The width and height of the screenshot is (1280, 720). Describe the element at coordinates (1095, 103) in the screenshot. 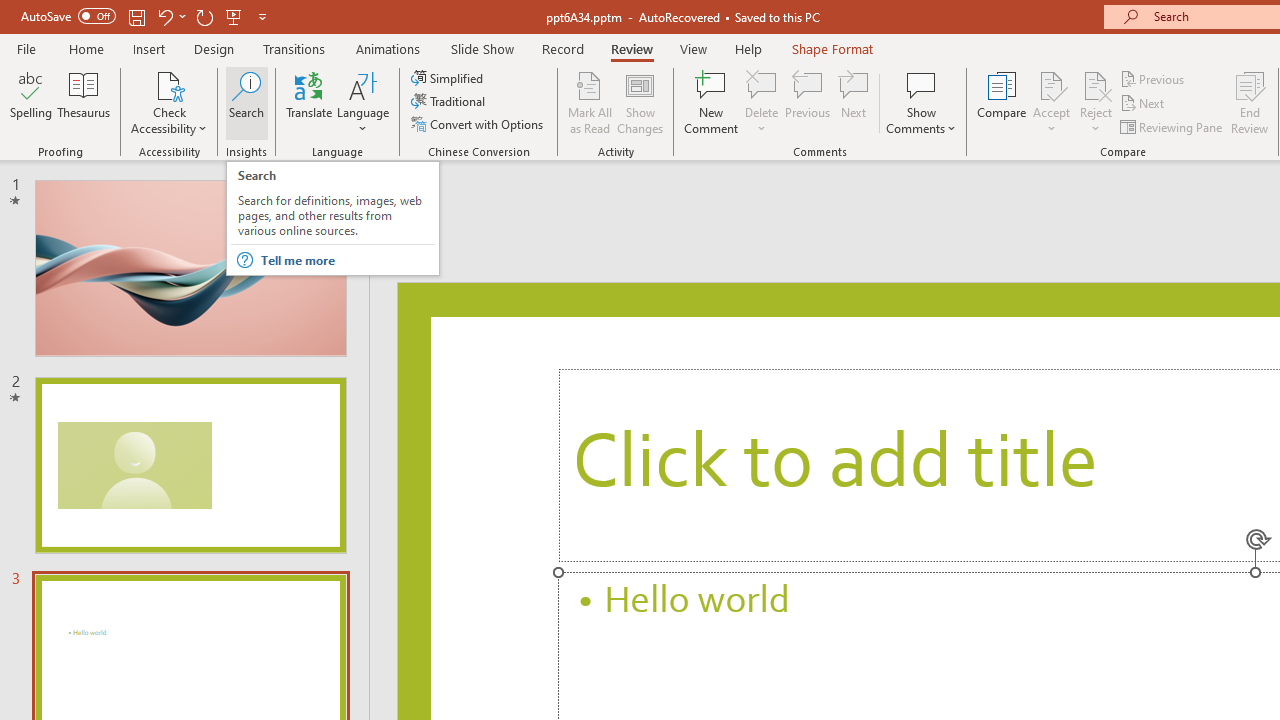

I see `'Reject'` at that location.